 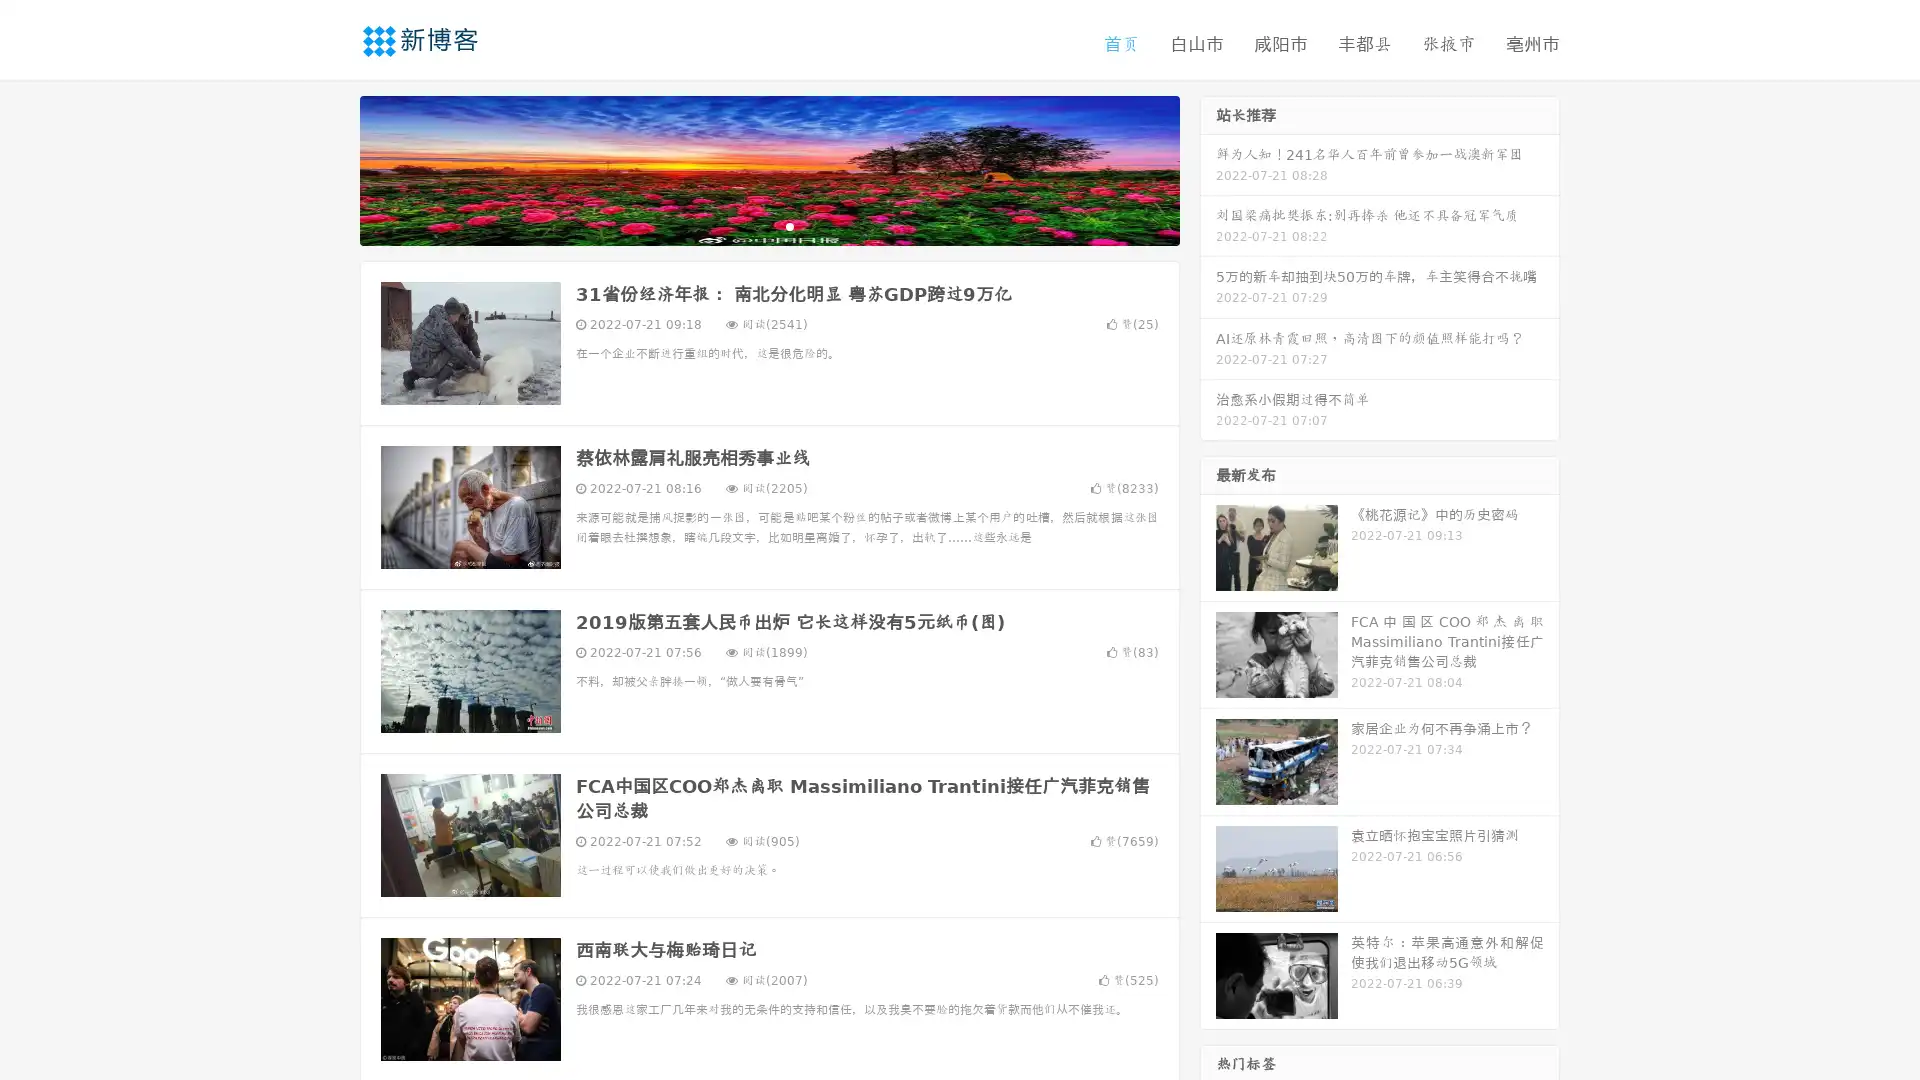 What do you see at coordinates (1208, 168) in the screenshot?
I see `Next slide` at bounding box center [1208, 168].